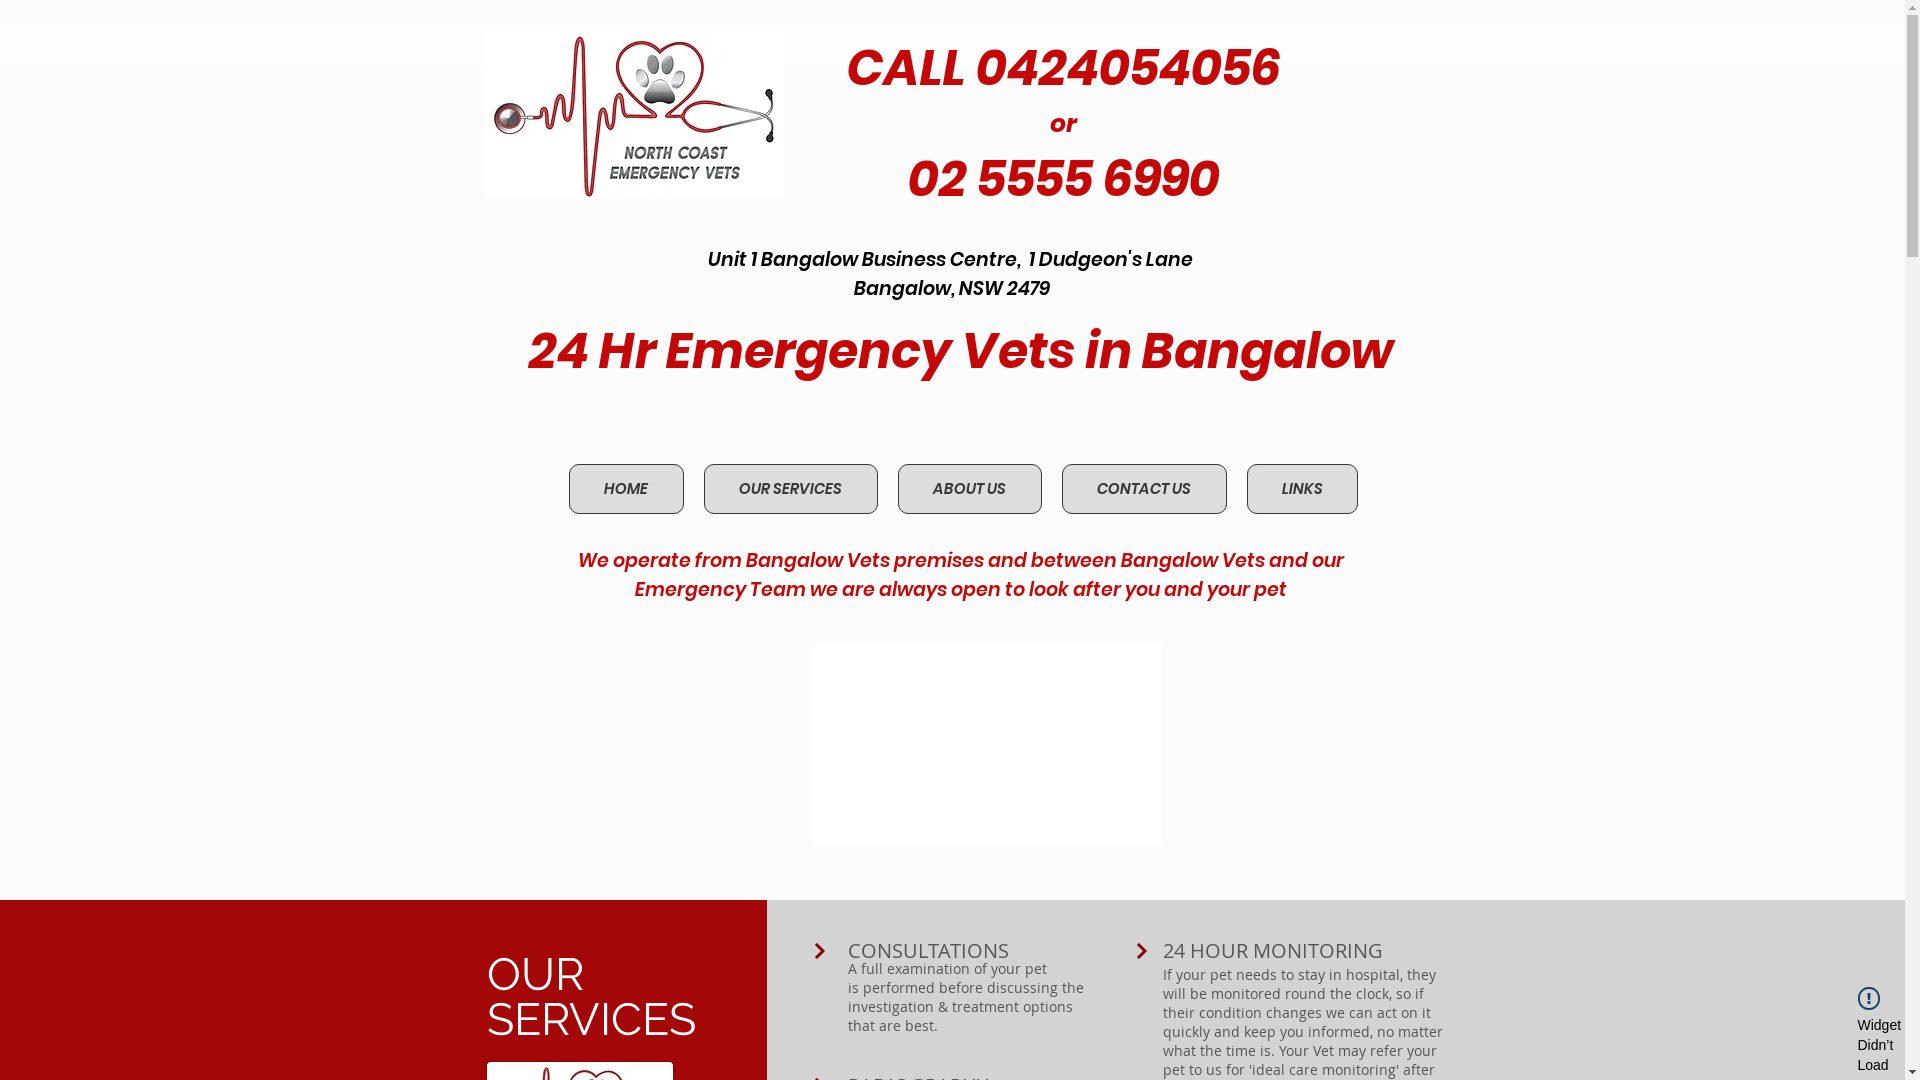 This screenshot has width=1920, height=1080. Describe the element at coordinates (1144, 489) in the screenshot. I see `'CONTACT US'` at that location.